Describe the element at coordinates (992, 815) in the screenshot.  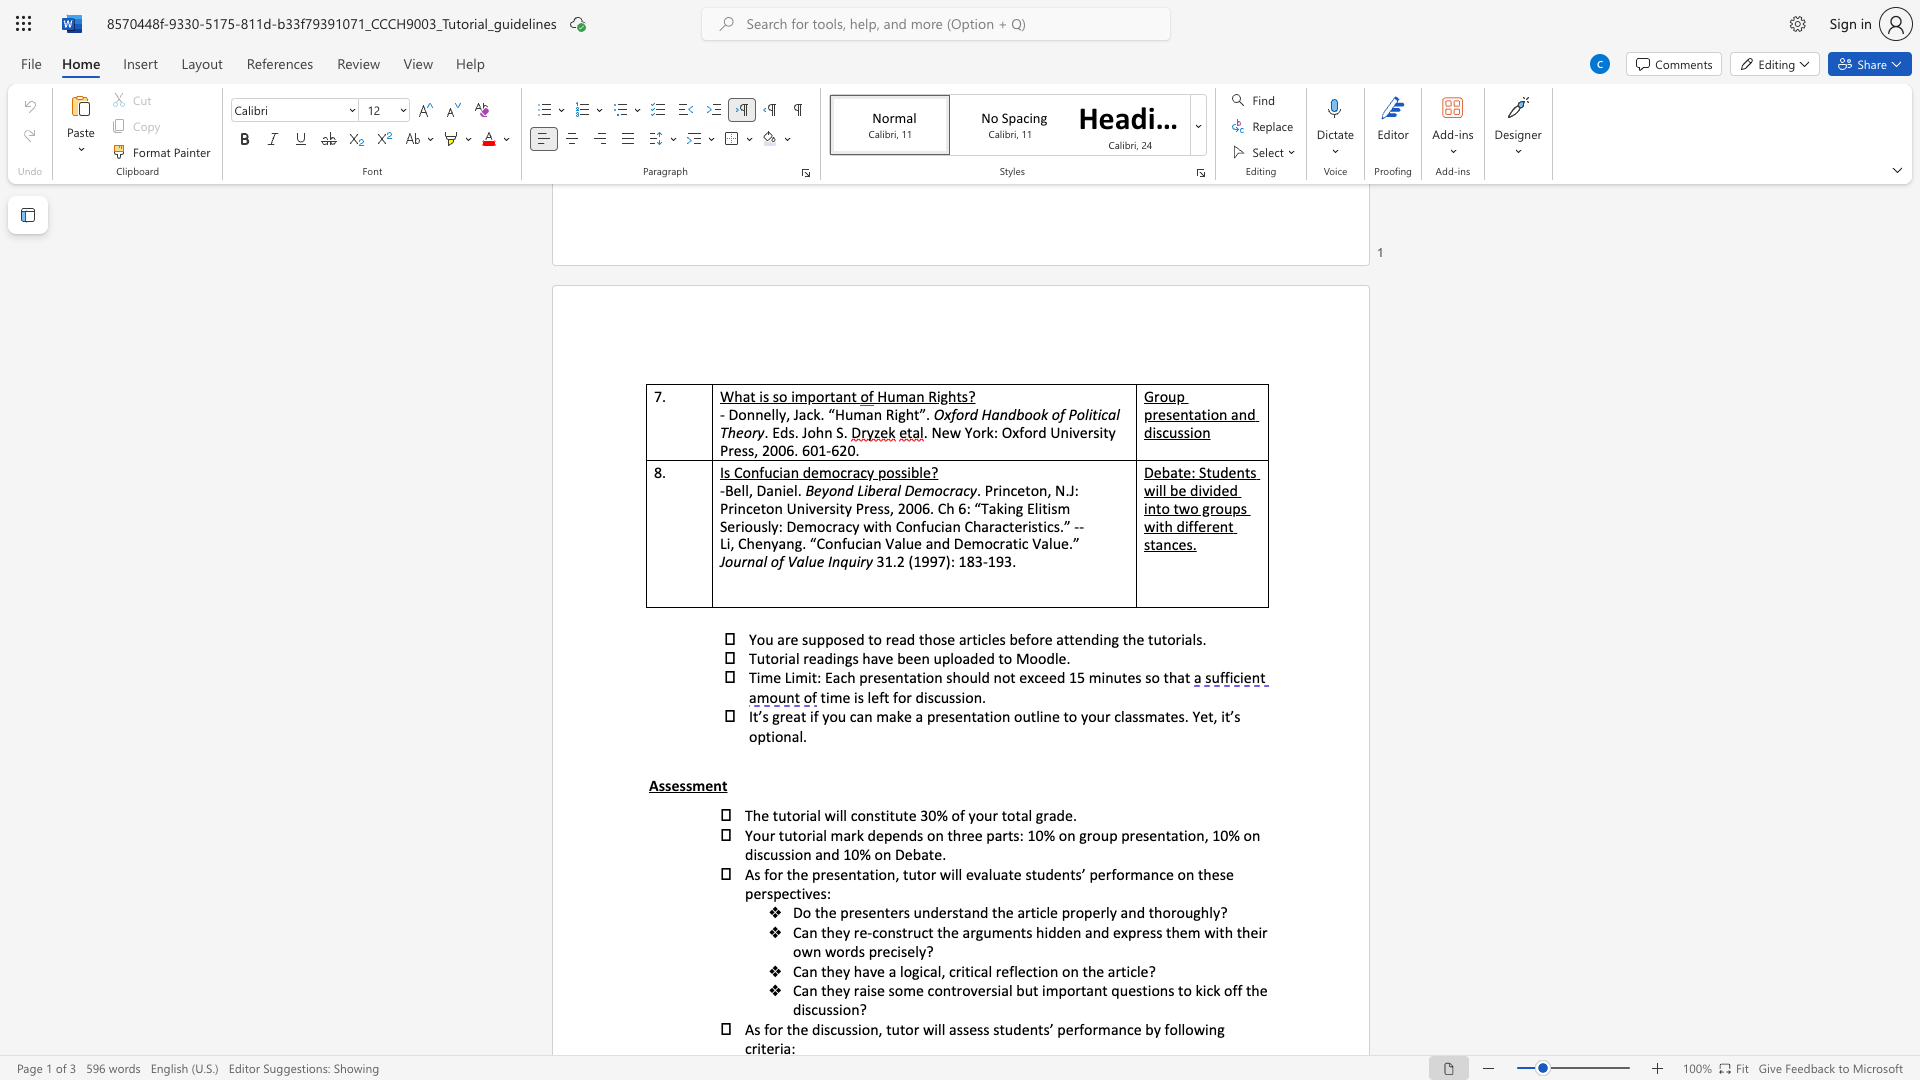
I see `the subset text "r tot" within the text "30% of your total grade."` at that location.